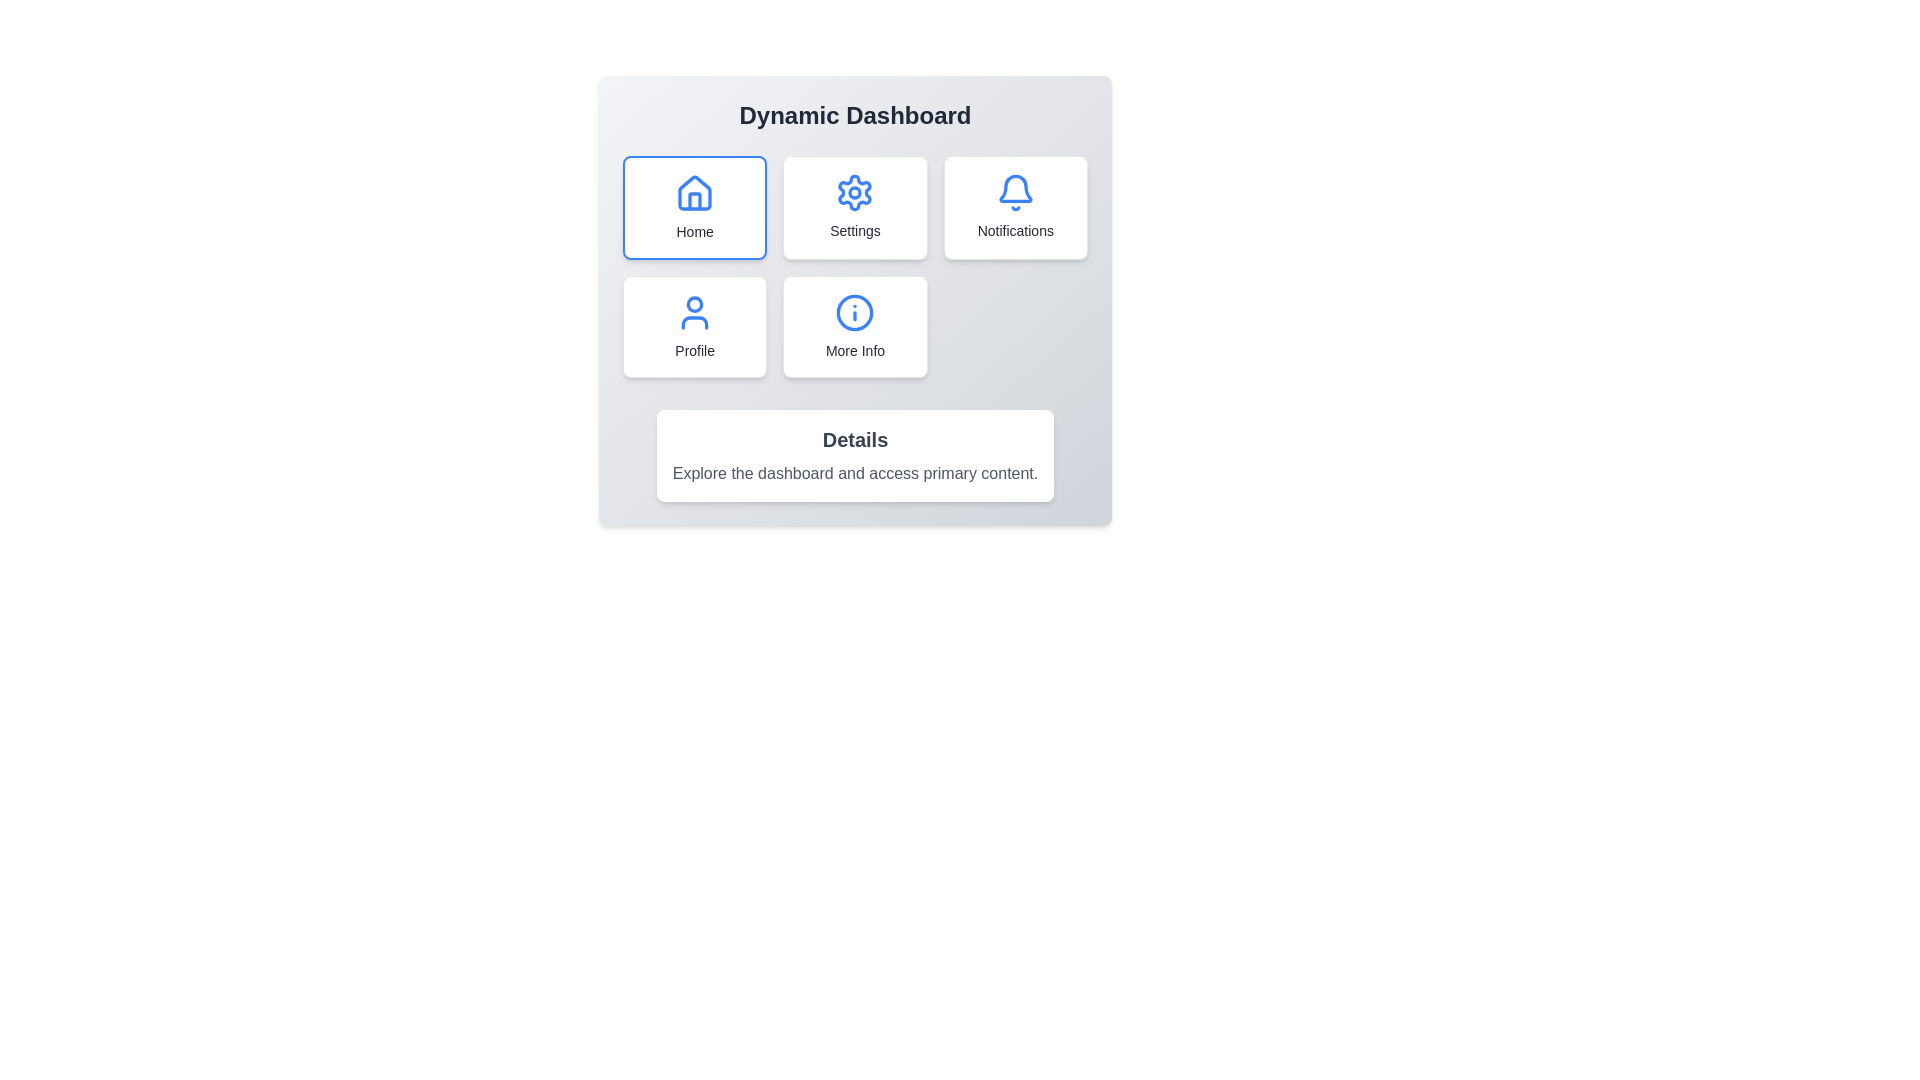  I want to click on the 'Settings' text label, which is displayed in a medium-sized, bold font with a dark gray color, located beneath a gear icon in a card-like UI component, so click(855, 230).